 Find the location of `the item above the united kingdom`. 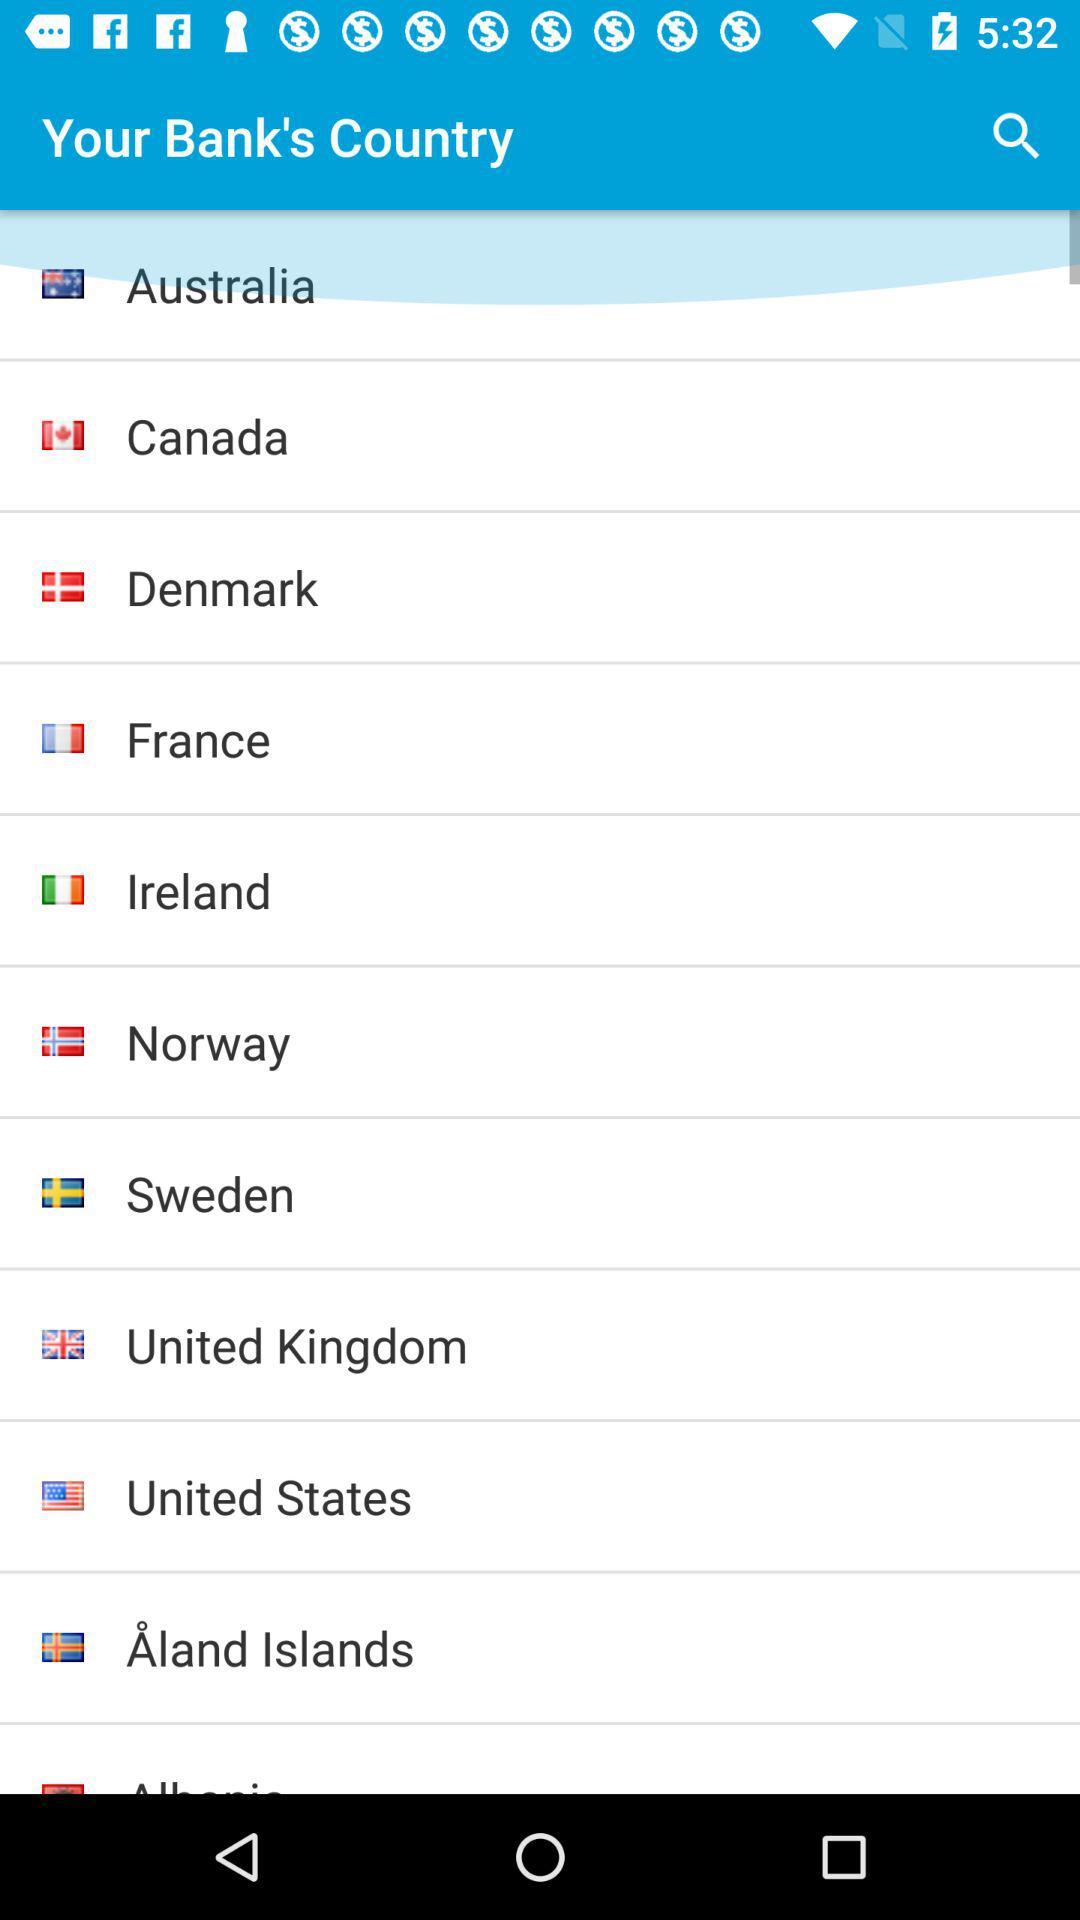

the item above the united kingdom is located at coordinates (582, 1193).